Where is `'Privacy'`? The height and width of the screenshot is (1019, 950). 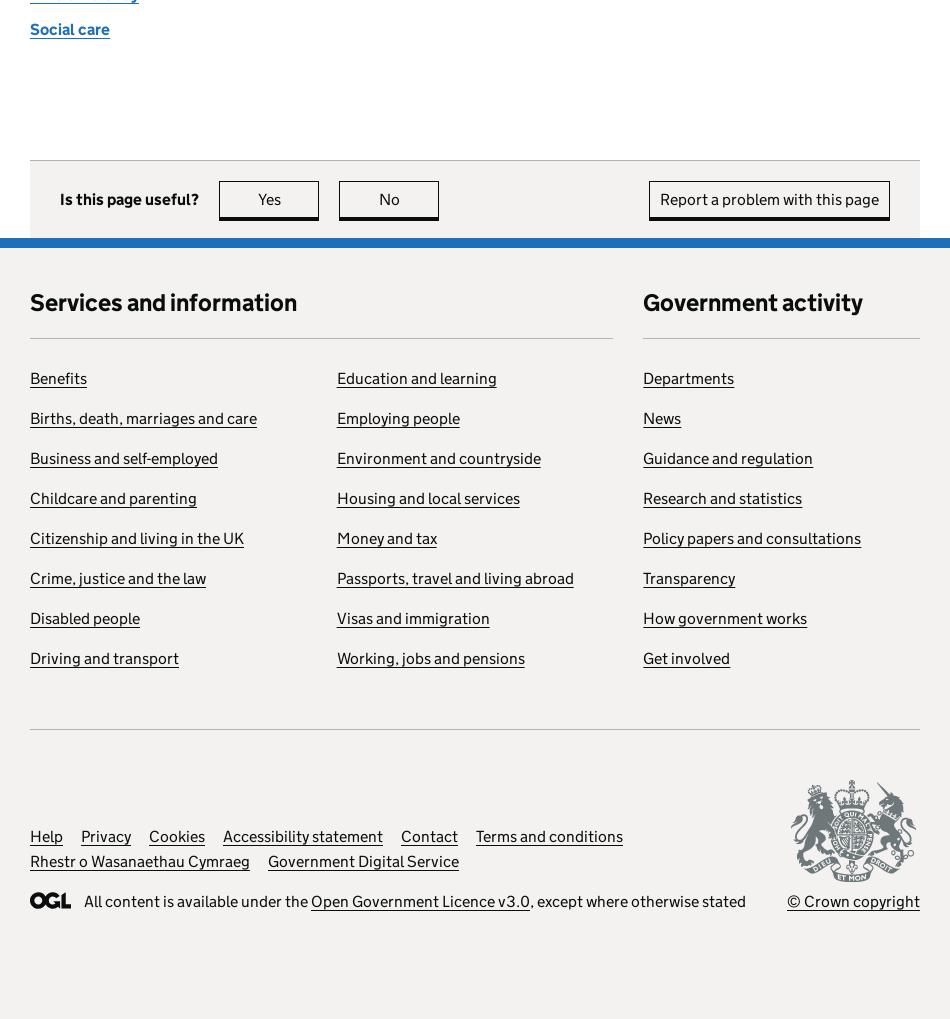
'Privacy' is located at coordinates (106, 835).